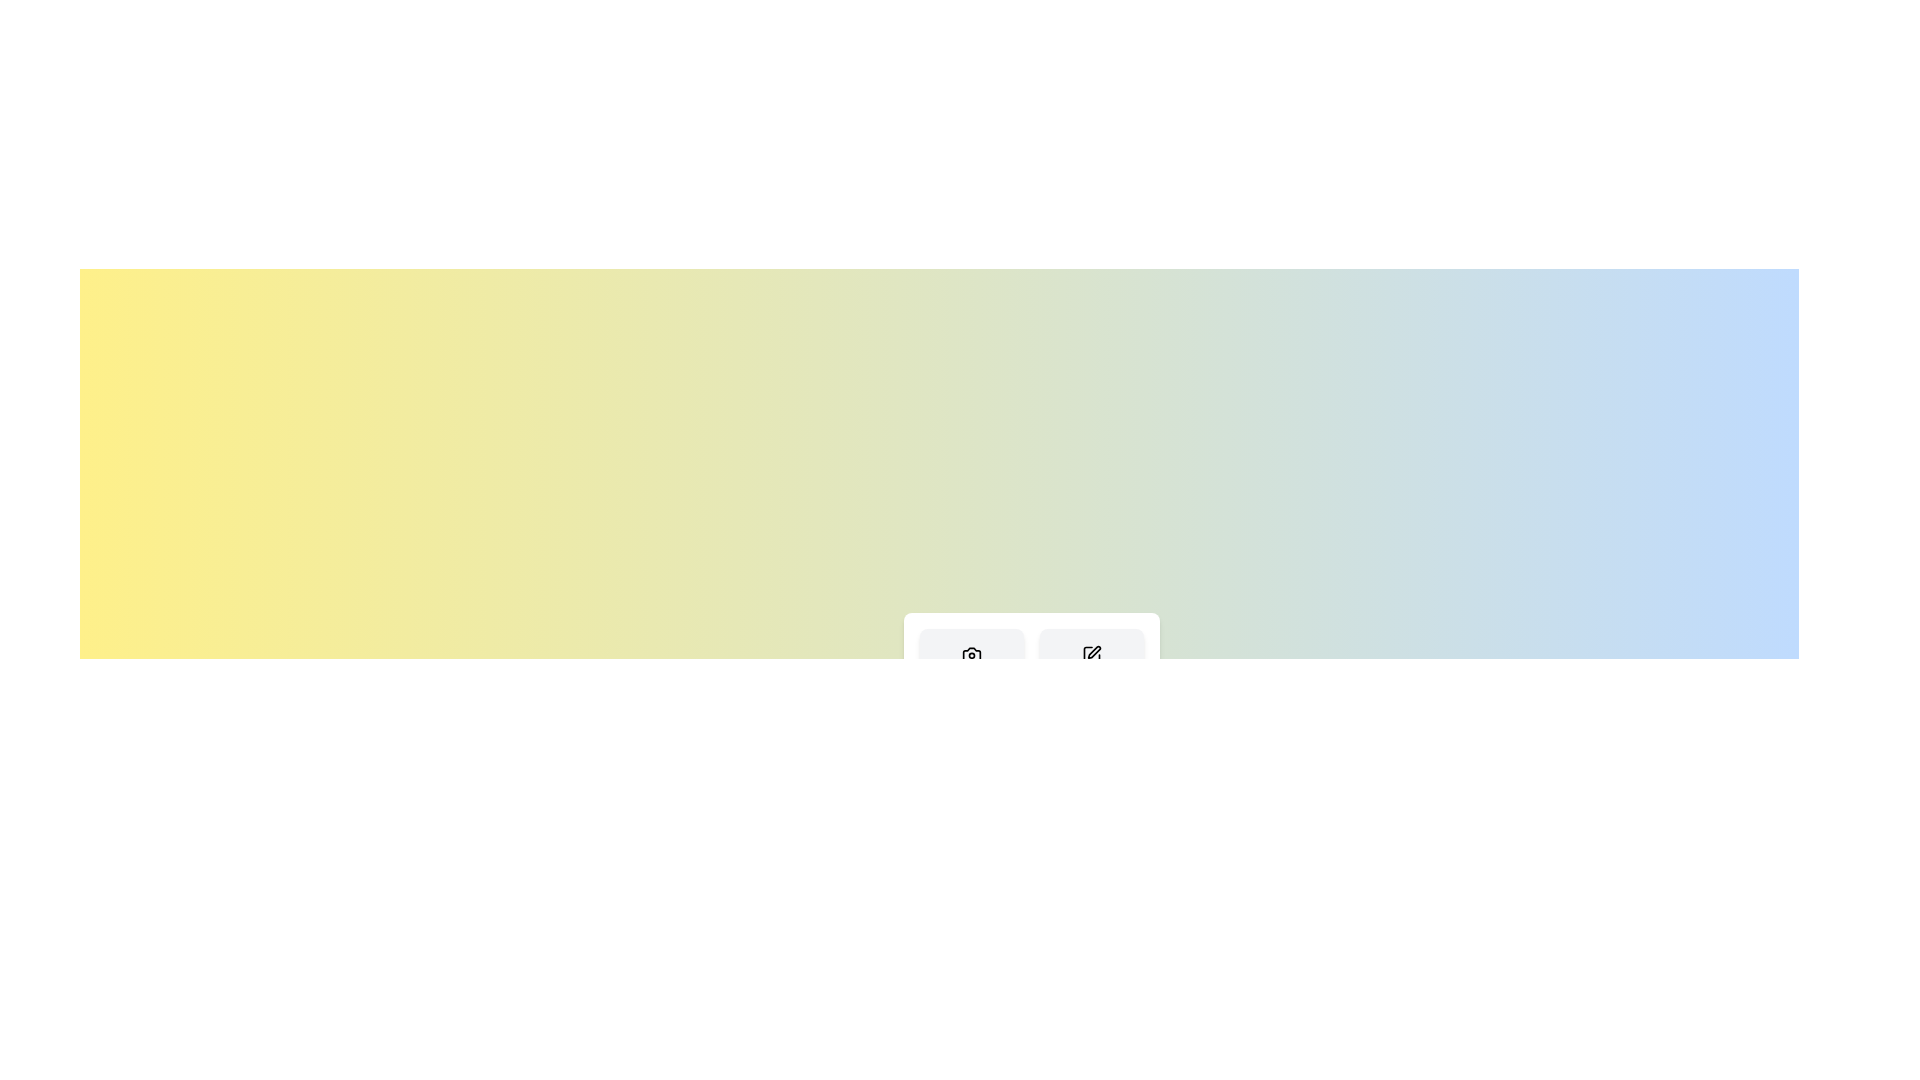 The image size is (1920, 1080). I want to click on main button to toggle the menu visibility, so click(938, 808).